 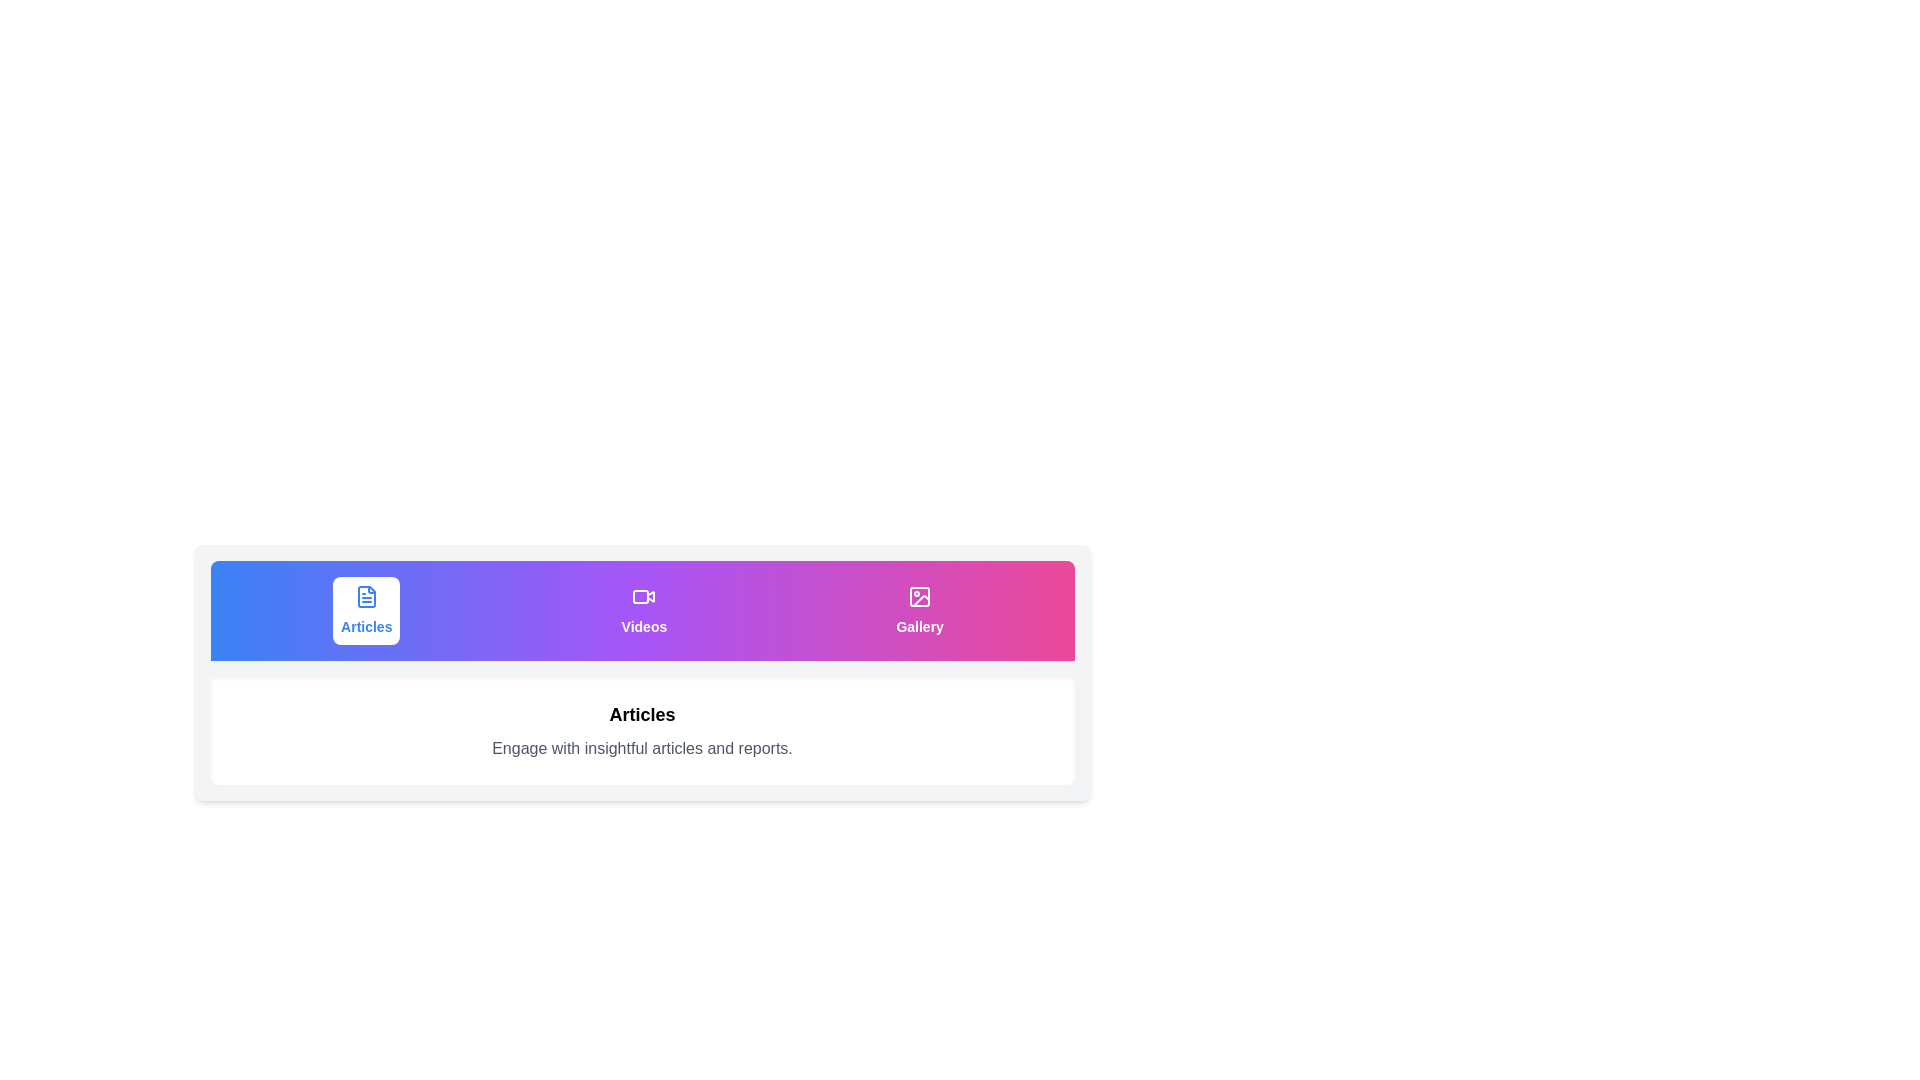 What do you see at coordinates (919, 609) in the screenshot?
I see `the tab labeled Gallery to switch to it` at bounding box center [919, 609].